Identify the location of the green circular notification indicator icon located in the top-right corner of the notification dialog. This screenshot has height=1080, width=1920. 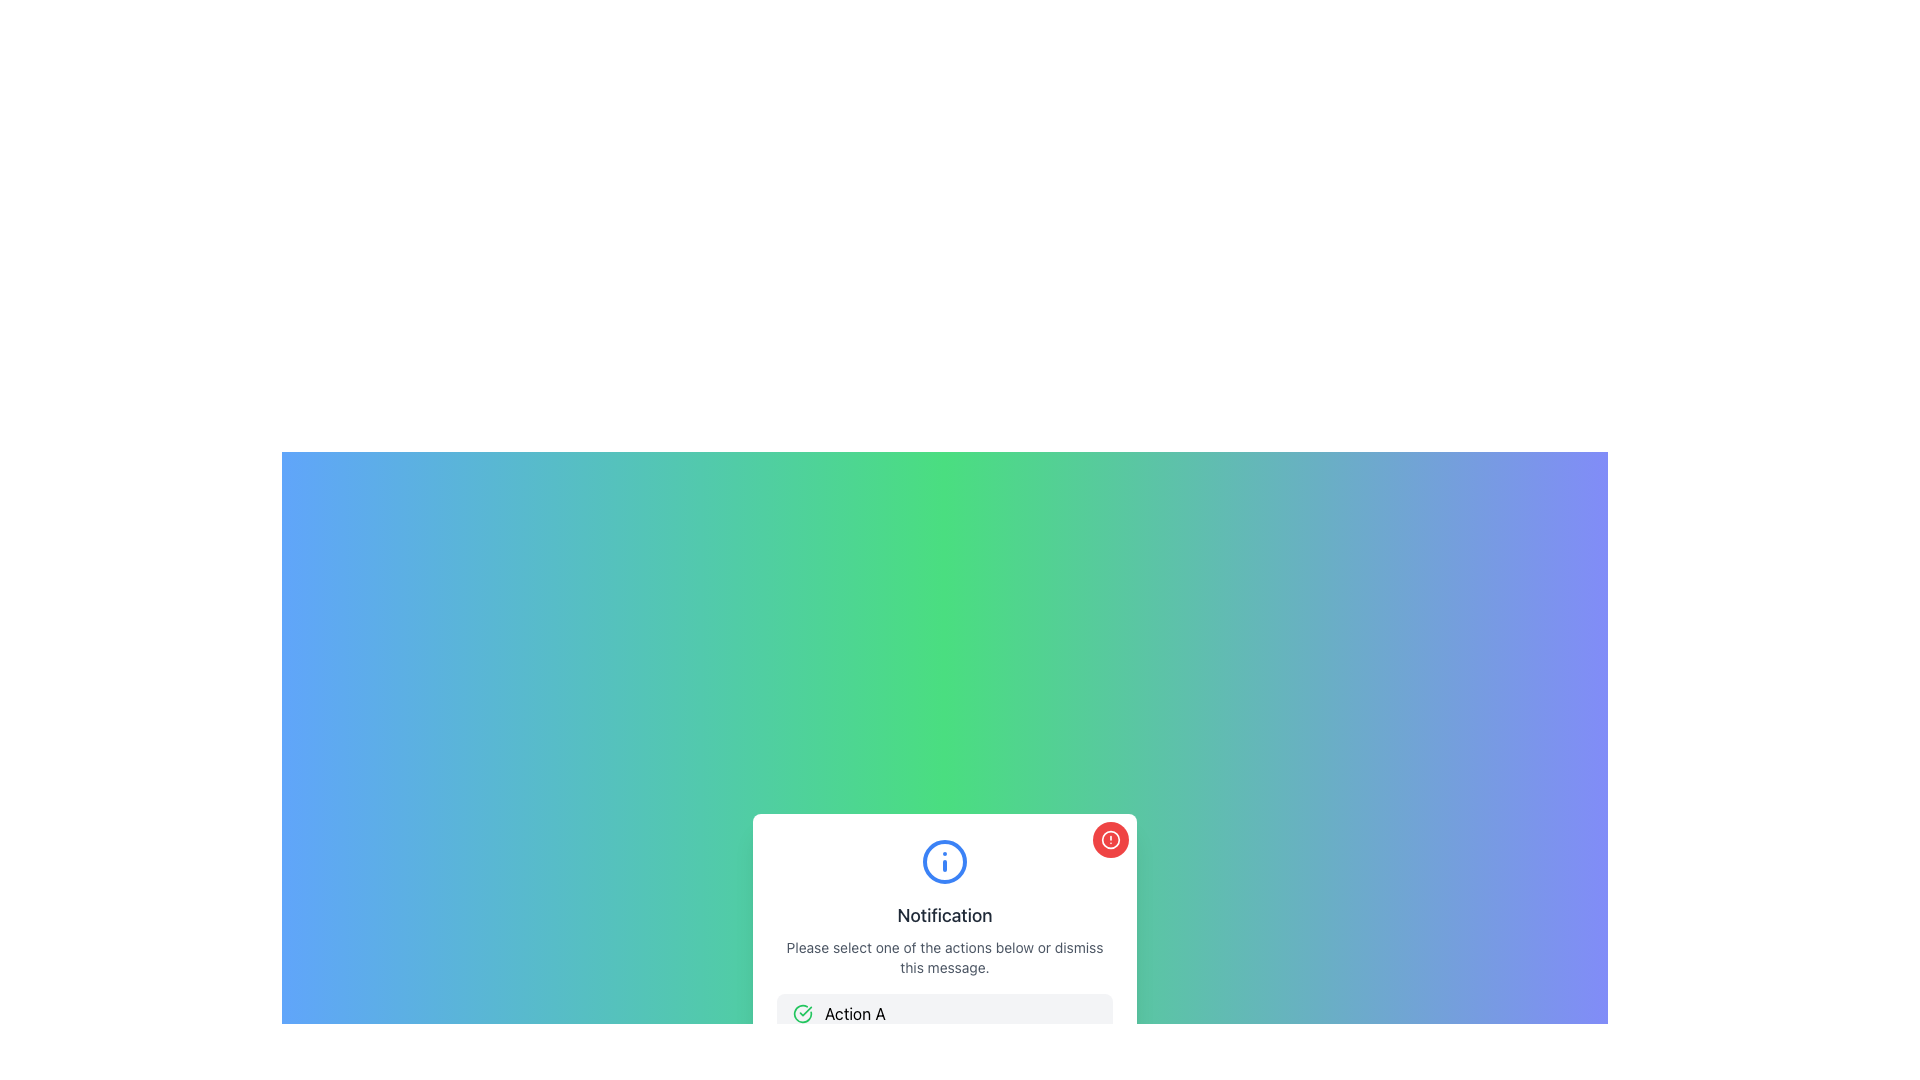
(802, 1014).